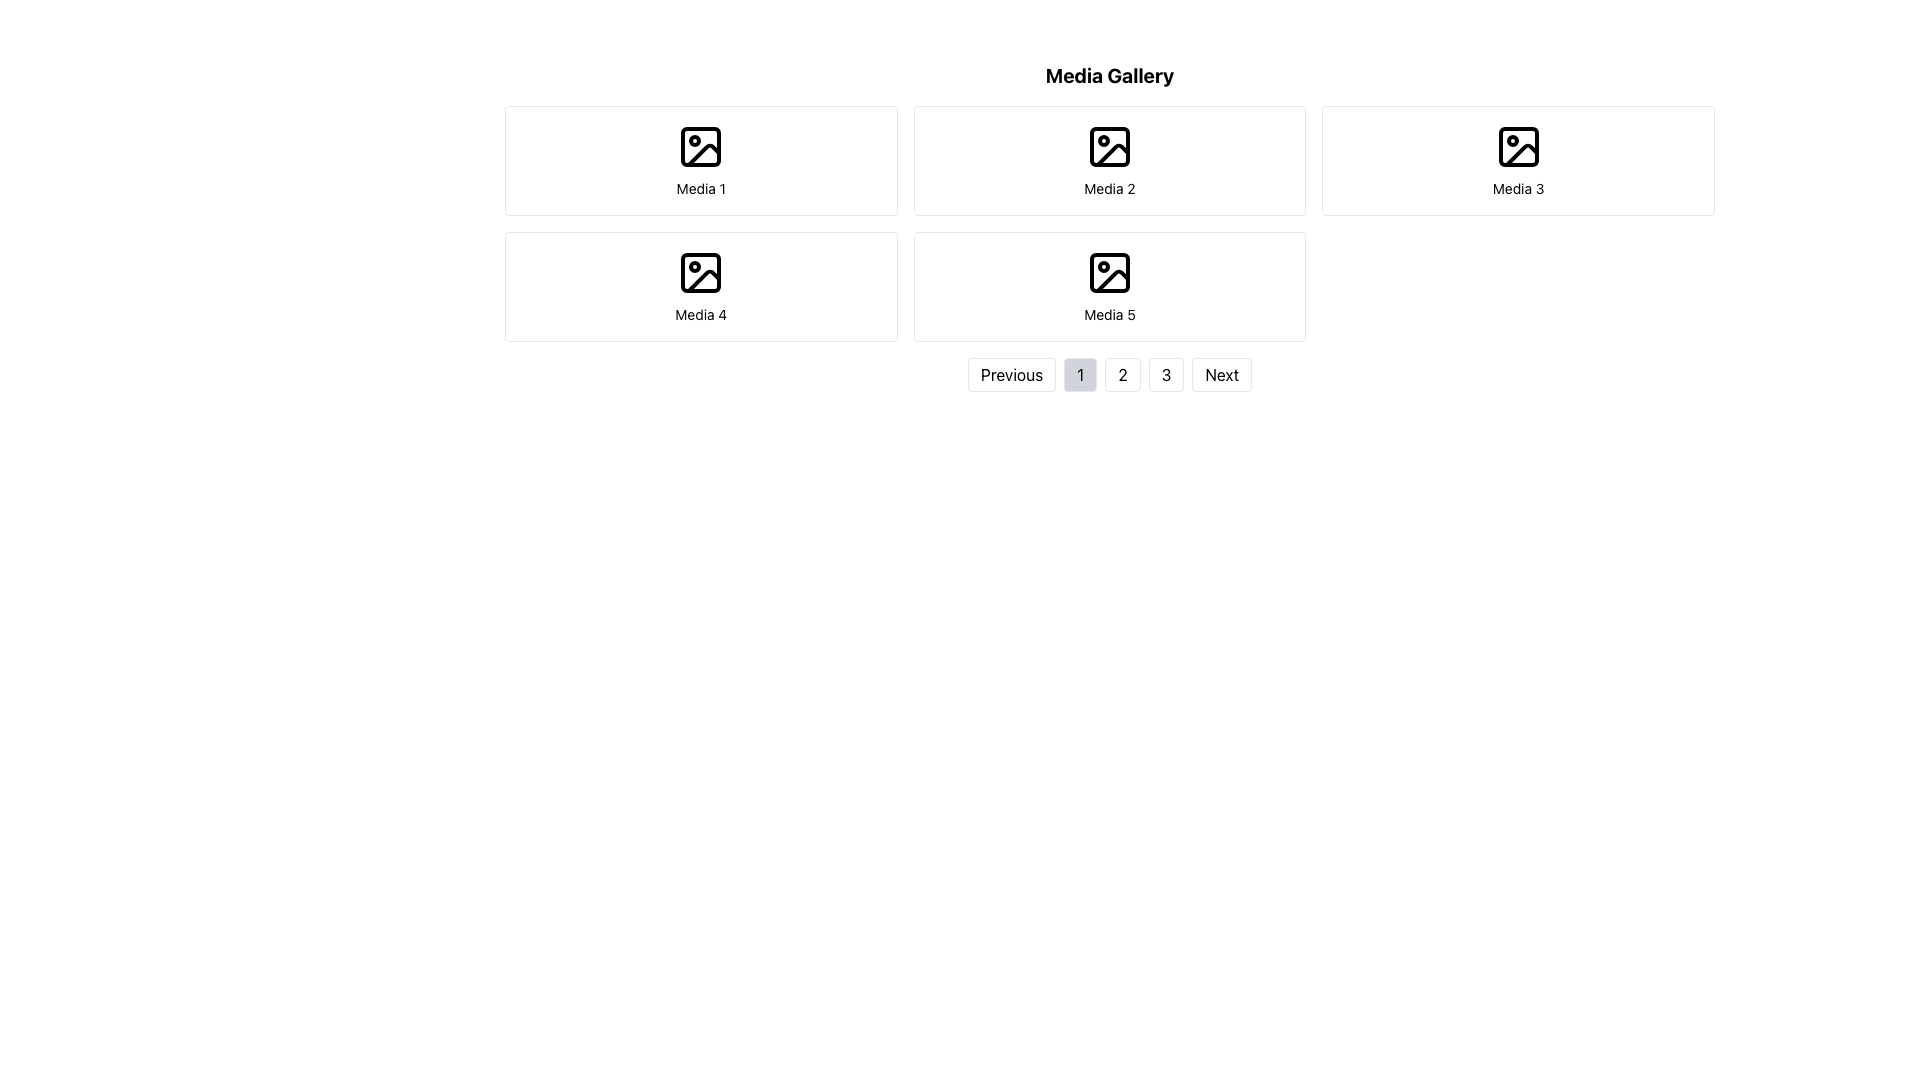  Describe the element at coordinates (1108, 315) in the screenshot. I see `the Static Text Label displaying 'Media 5', which is located below an image icon in a rectangular card in the grid` at that location.